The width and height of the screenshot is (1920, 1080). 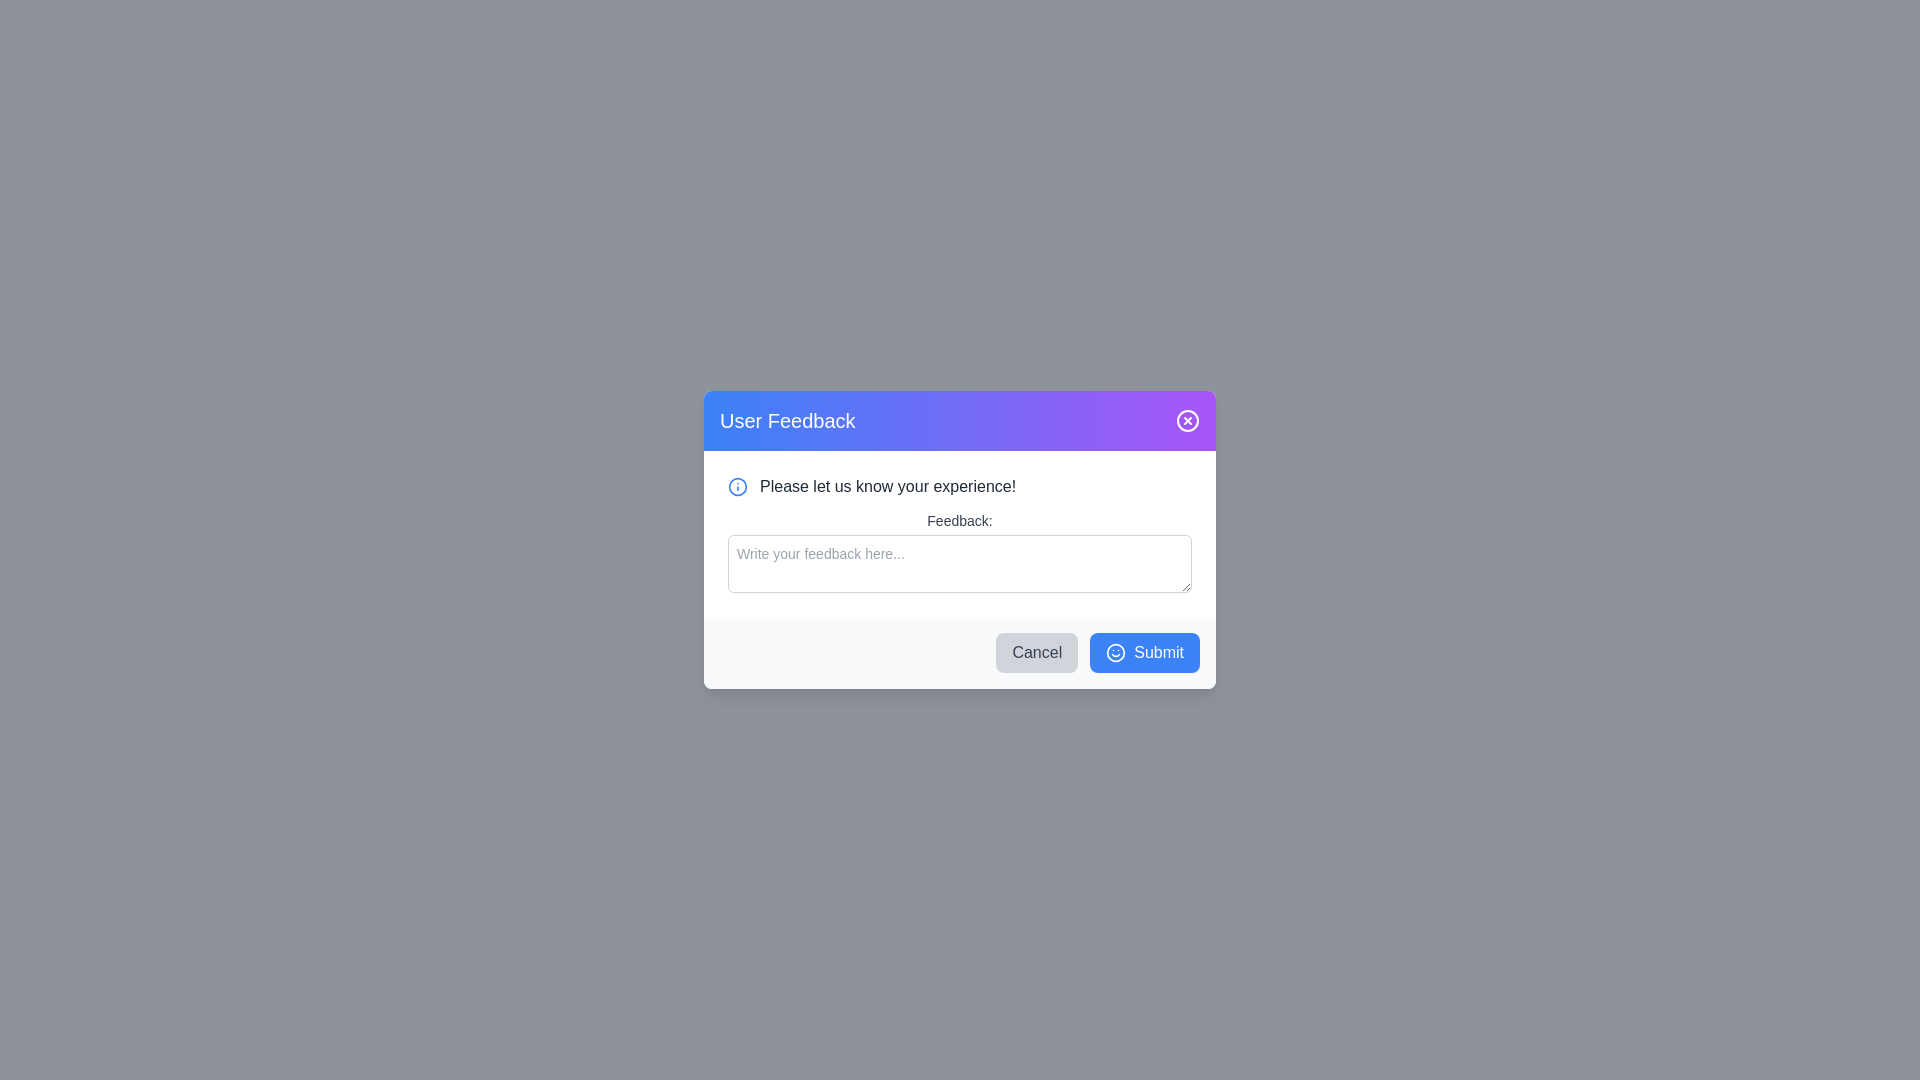 I want to click on the circular blue icon with an information symbol ('i'), so click(x=737, y=486).